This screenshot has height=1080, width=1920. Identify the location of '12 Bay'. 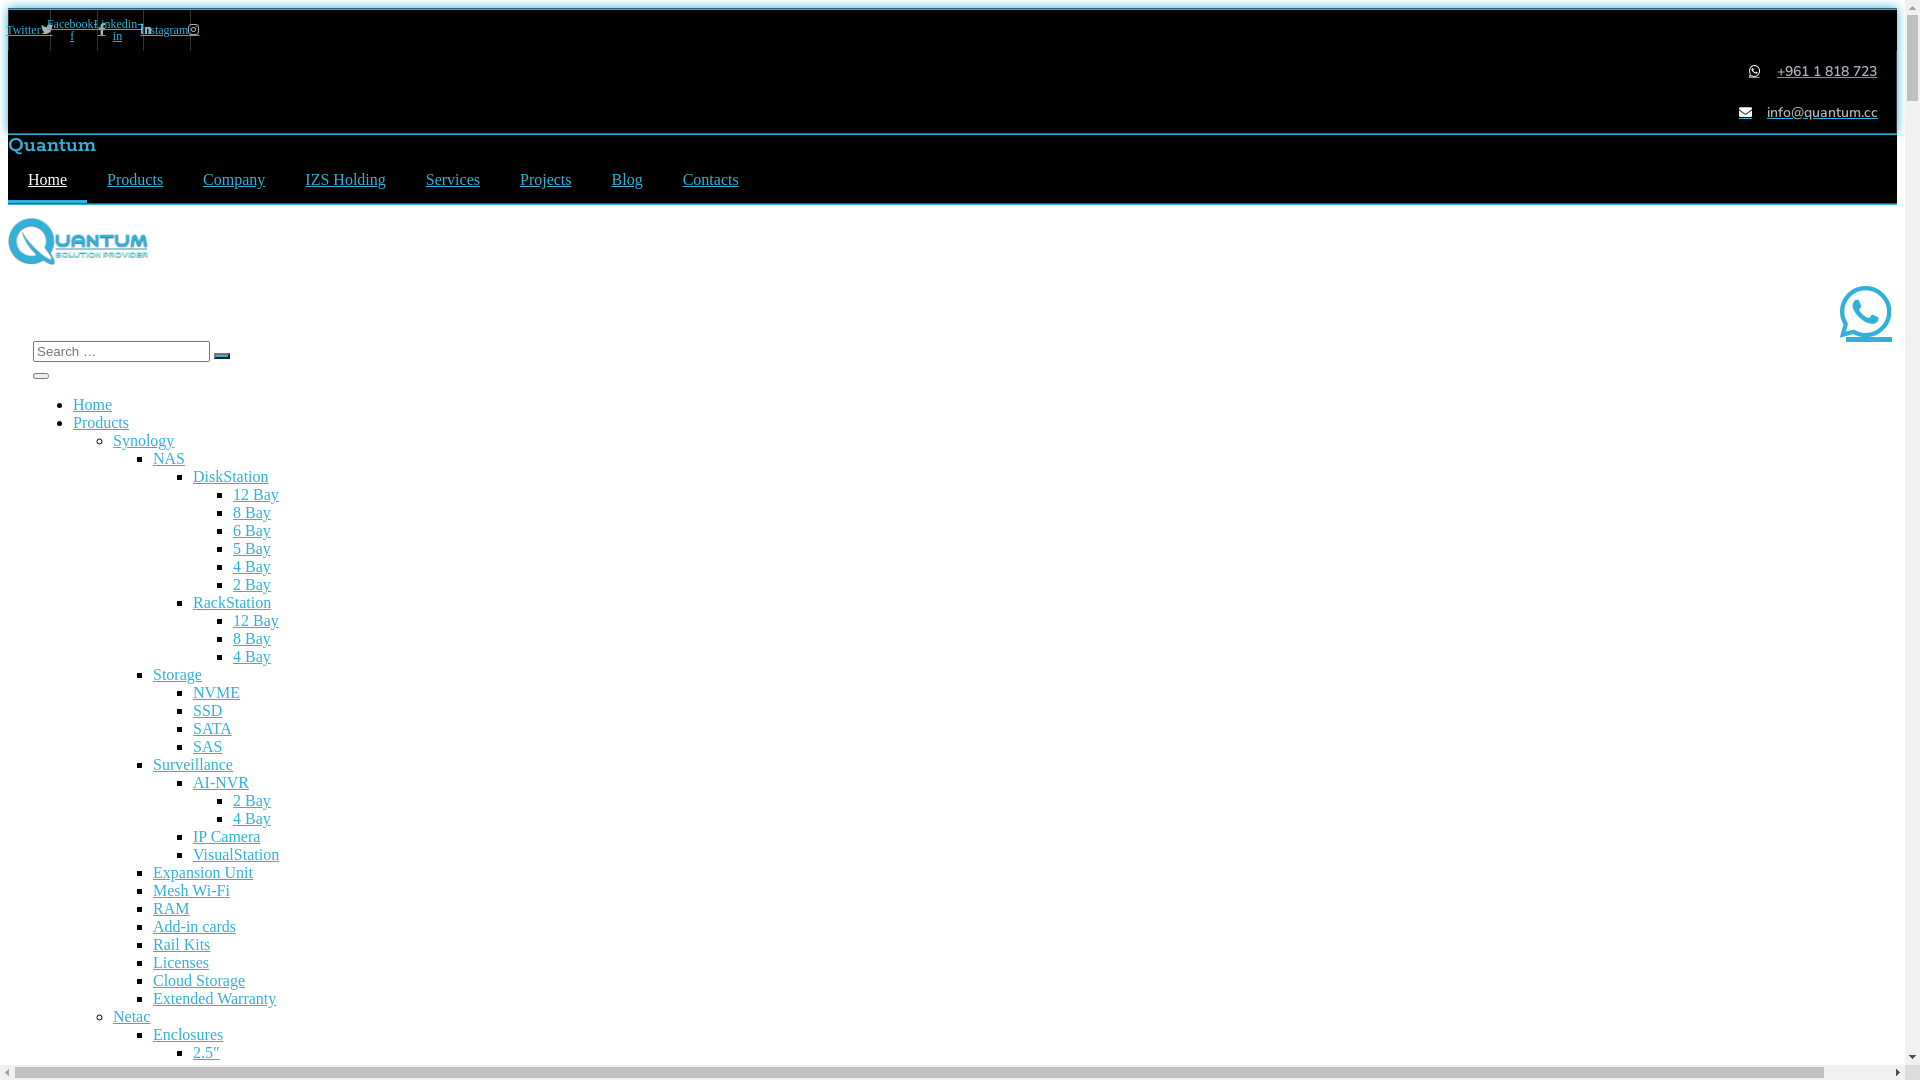
(254, 494).